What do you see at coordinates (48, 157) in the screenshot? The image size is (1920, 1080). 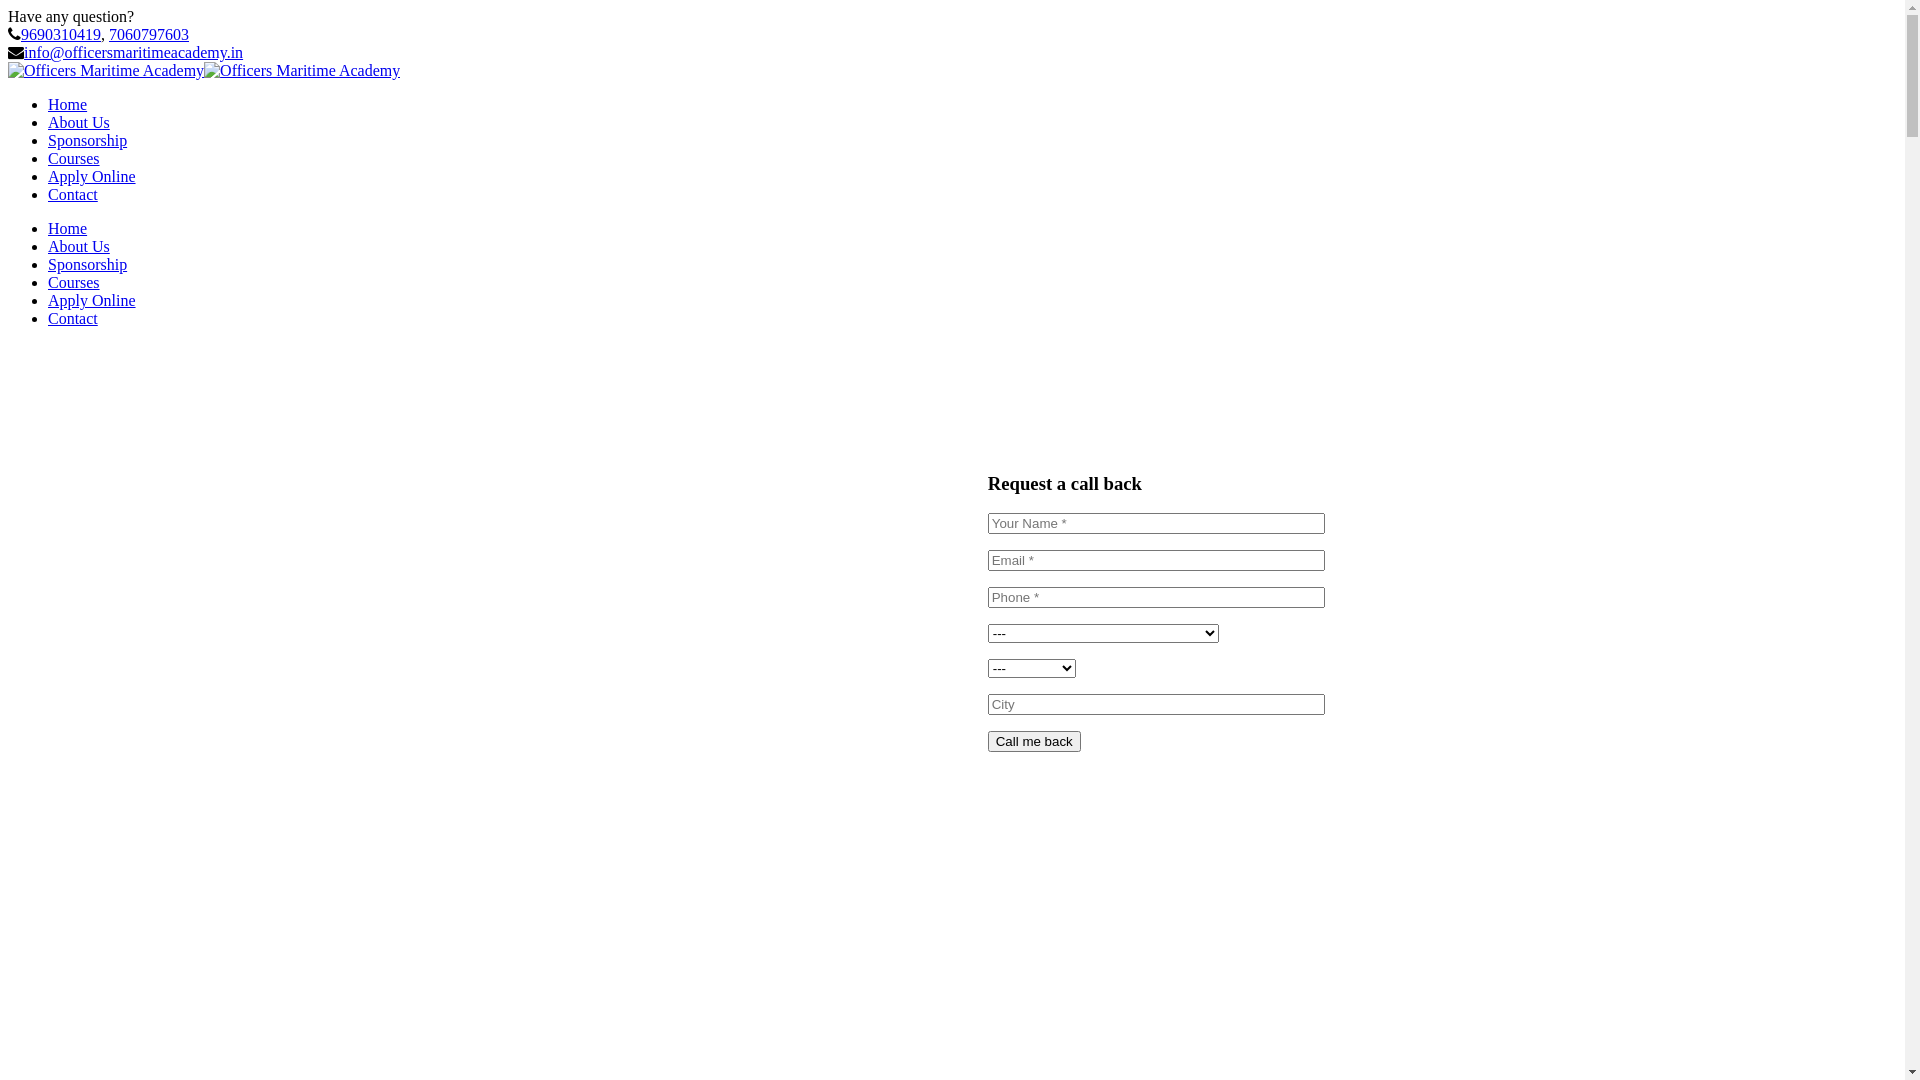 I see `'Courses'` at bounding box center [48, 157].